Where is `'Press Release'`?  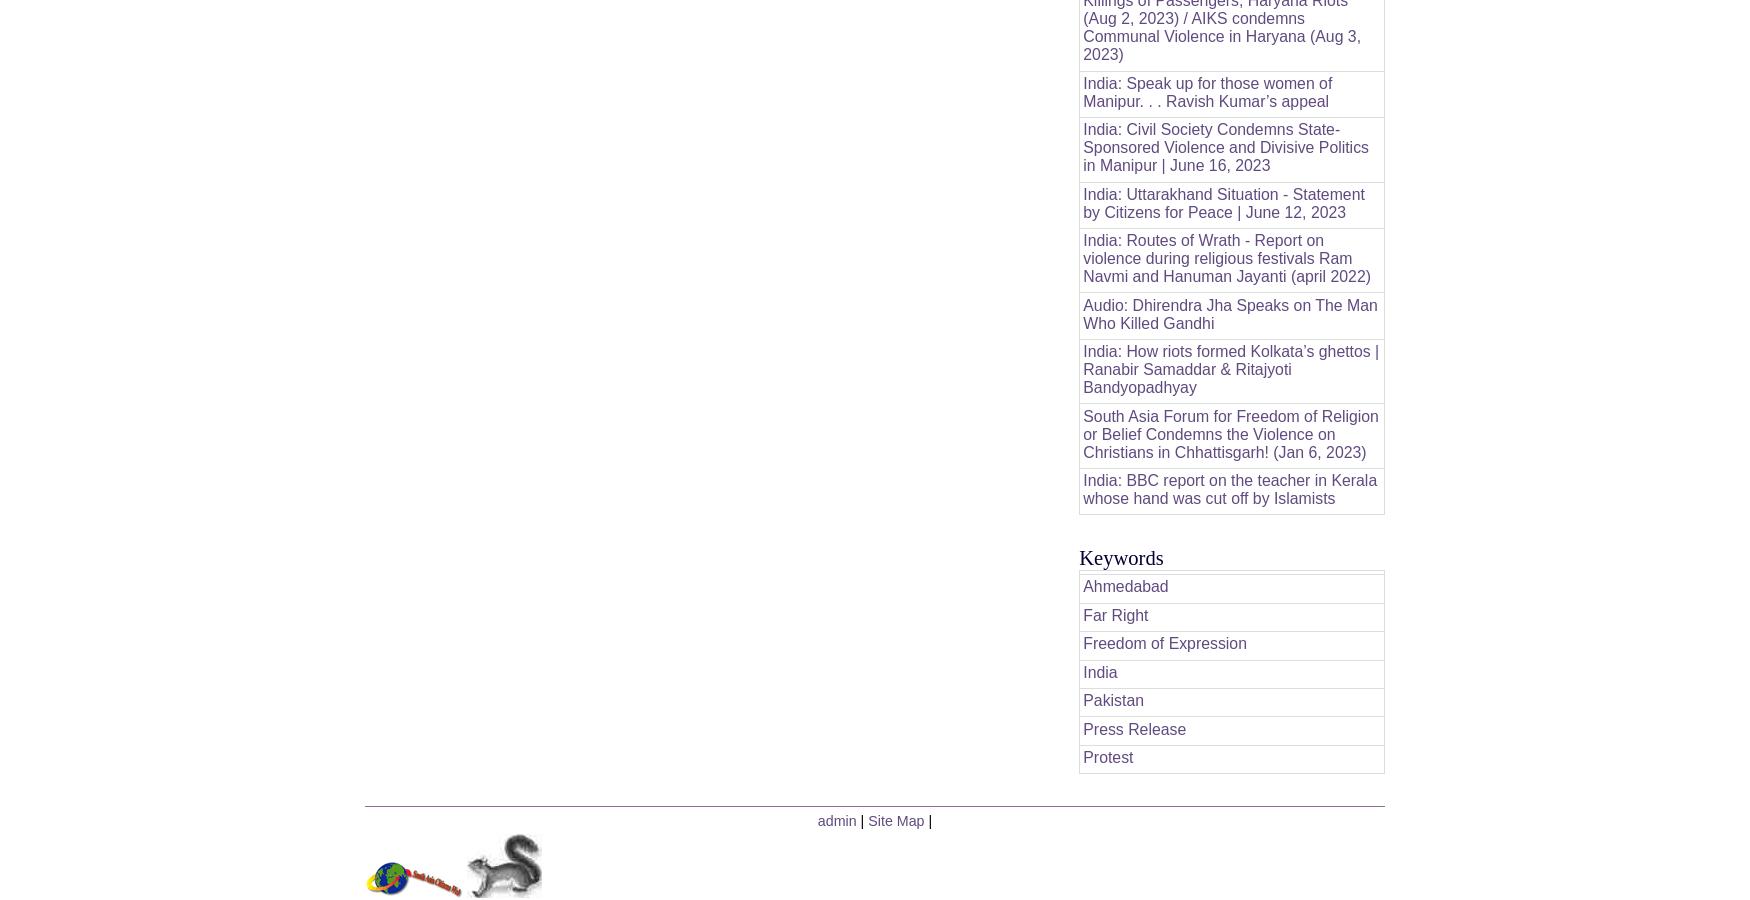 'Press Release' is located at coordinates (1083, 727).